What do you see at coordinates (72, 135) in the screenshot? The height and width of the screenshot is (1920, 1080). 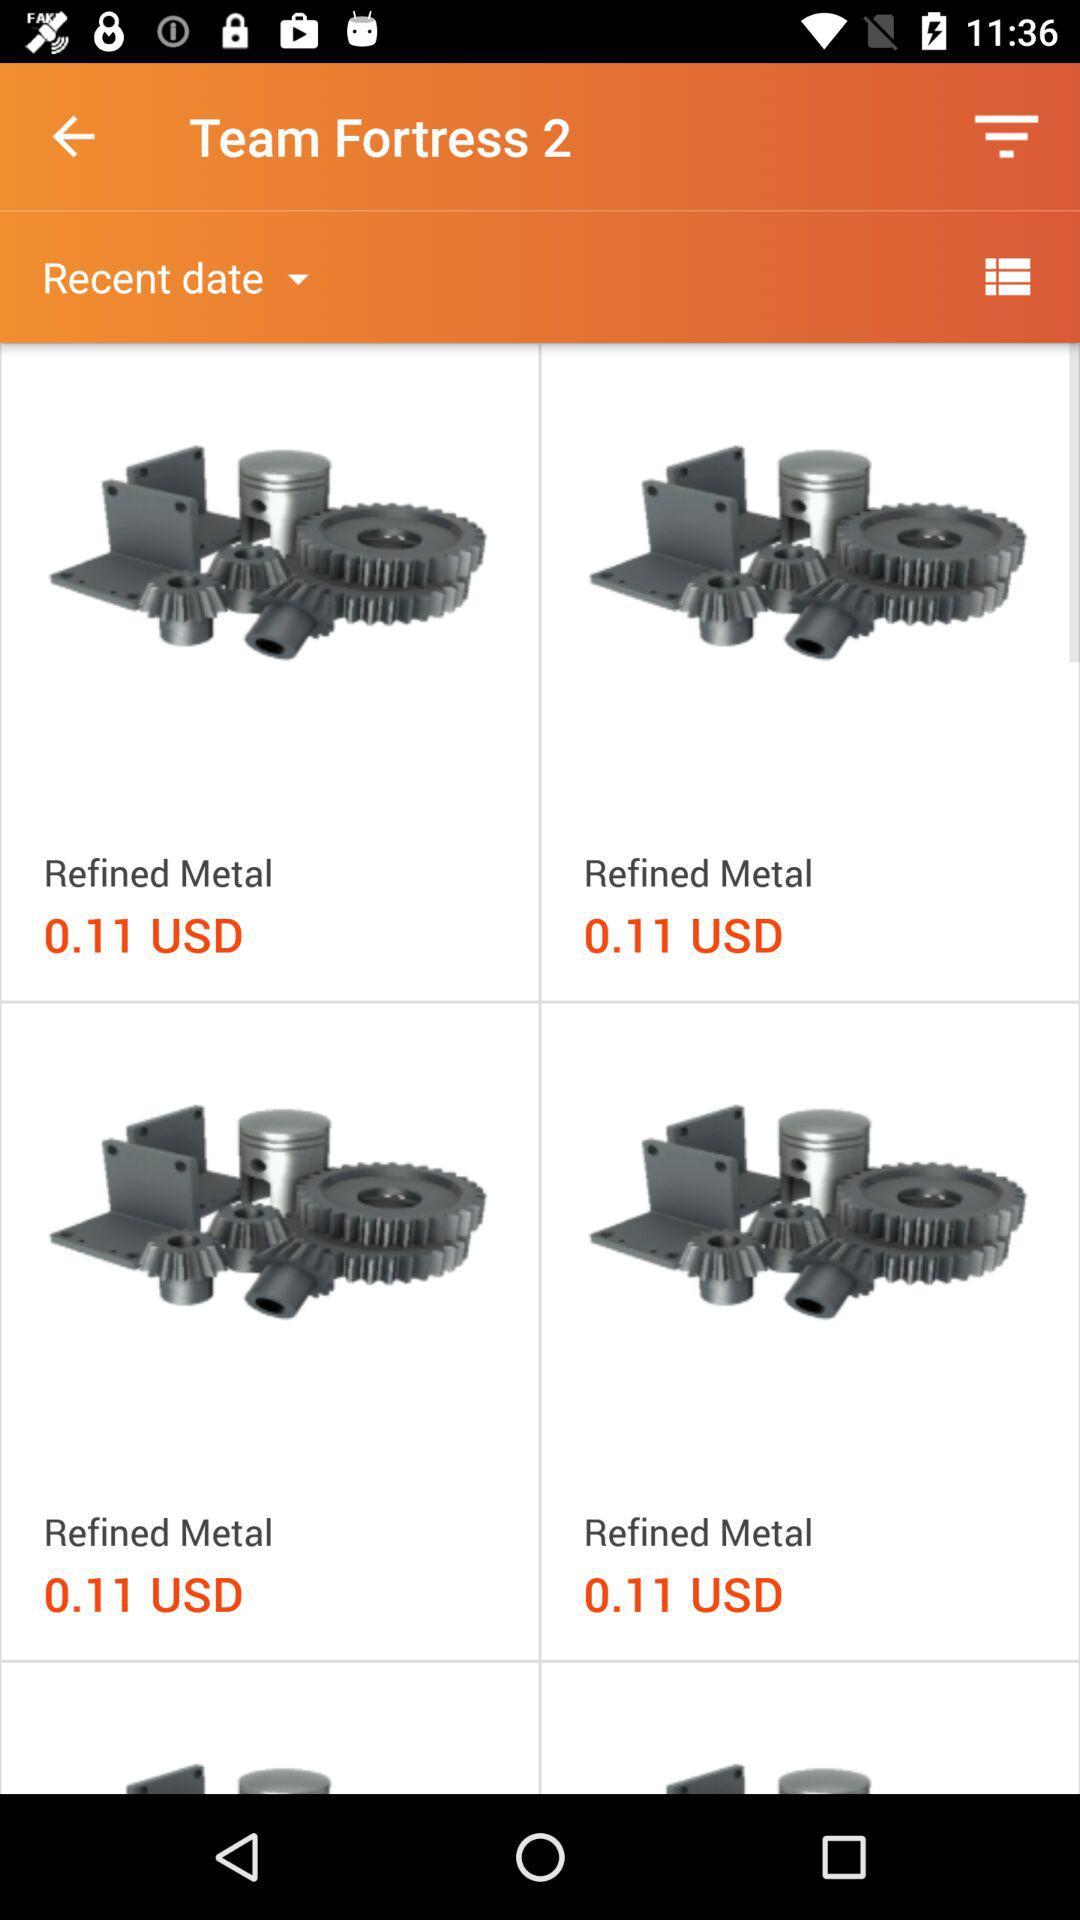 I see `the item next to team fortress 2` at bounding box center [72, 135].